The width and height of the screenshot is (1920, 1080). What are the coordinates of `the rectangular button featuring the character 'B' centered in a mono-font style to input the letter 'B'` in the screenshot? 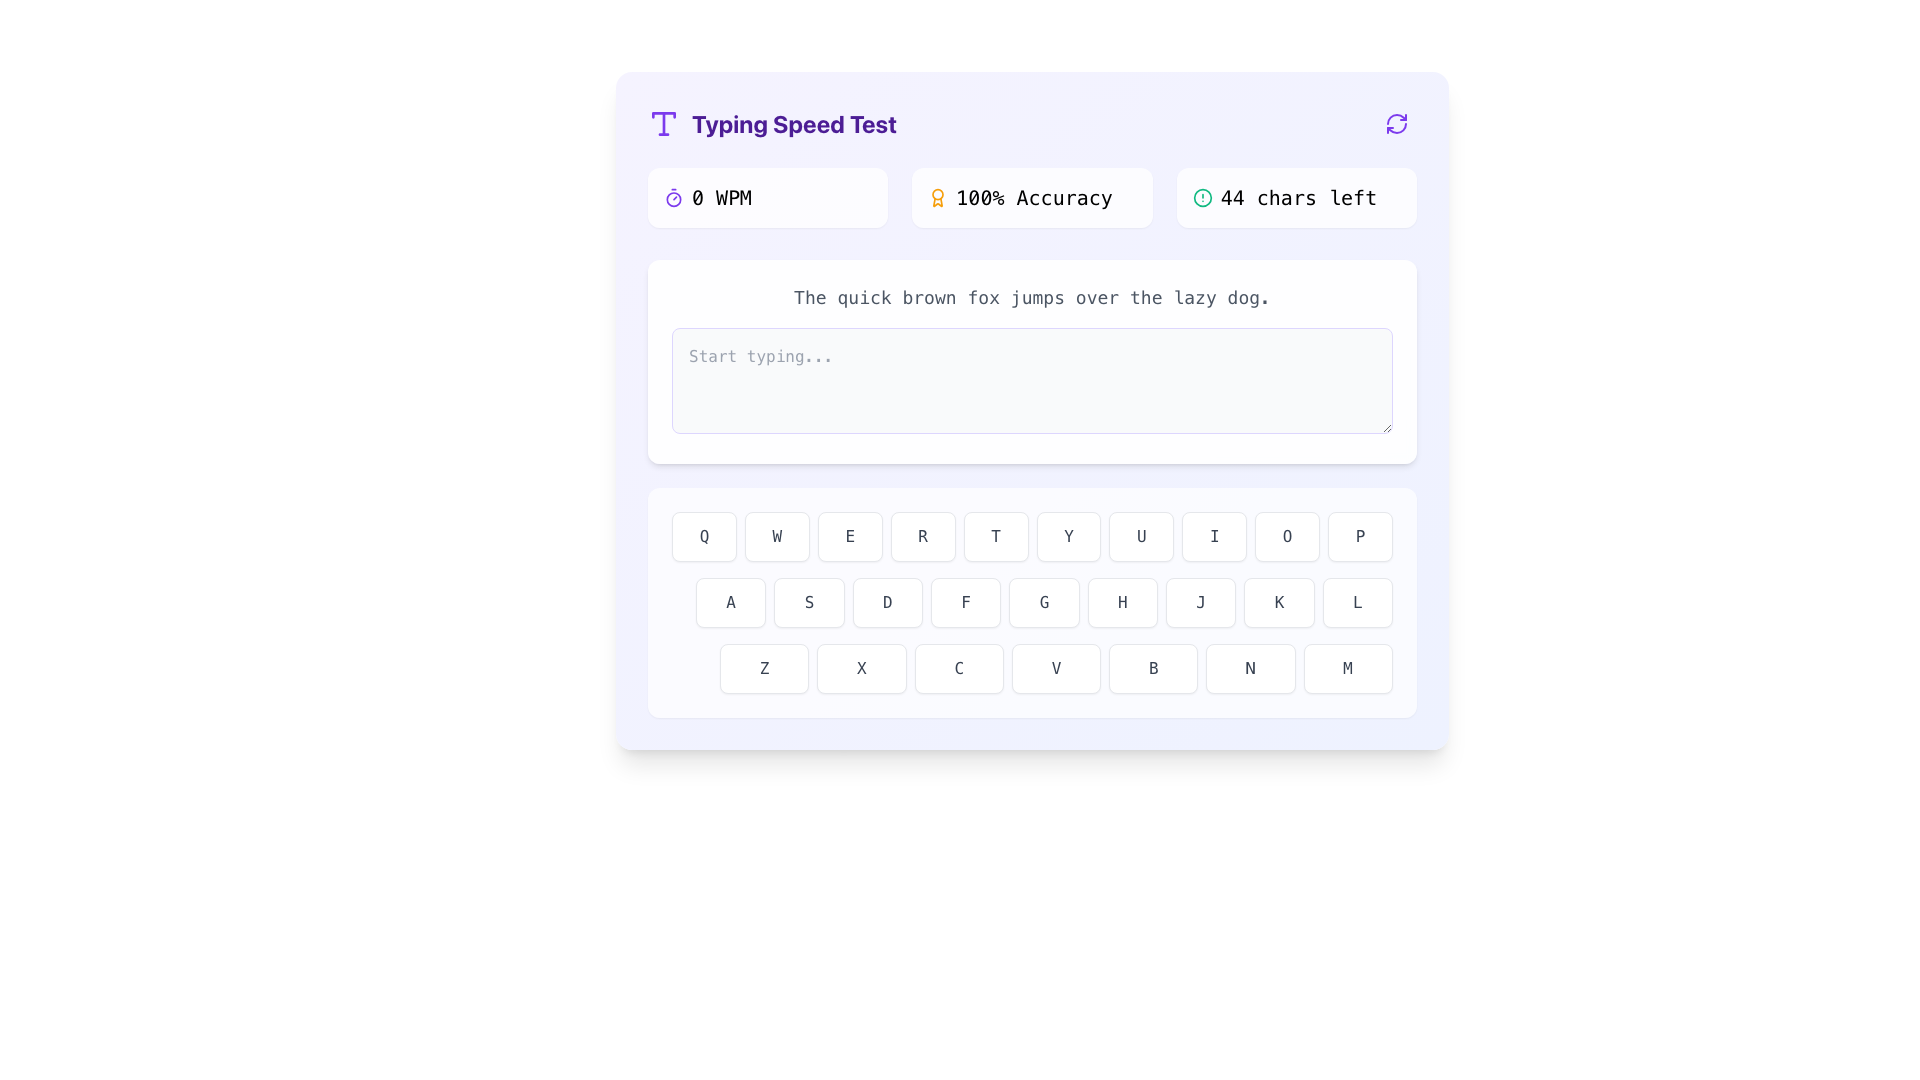 It's located at (1153, 668).